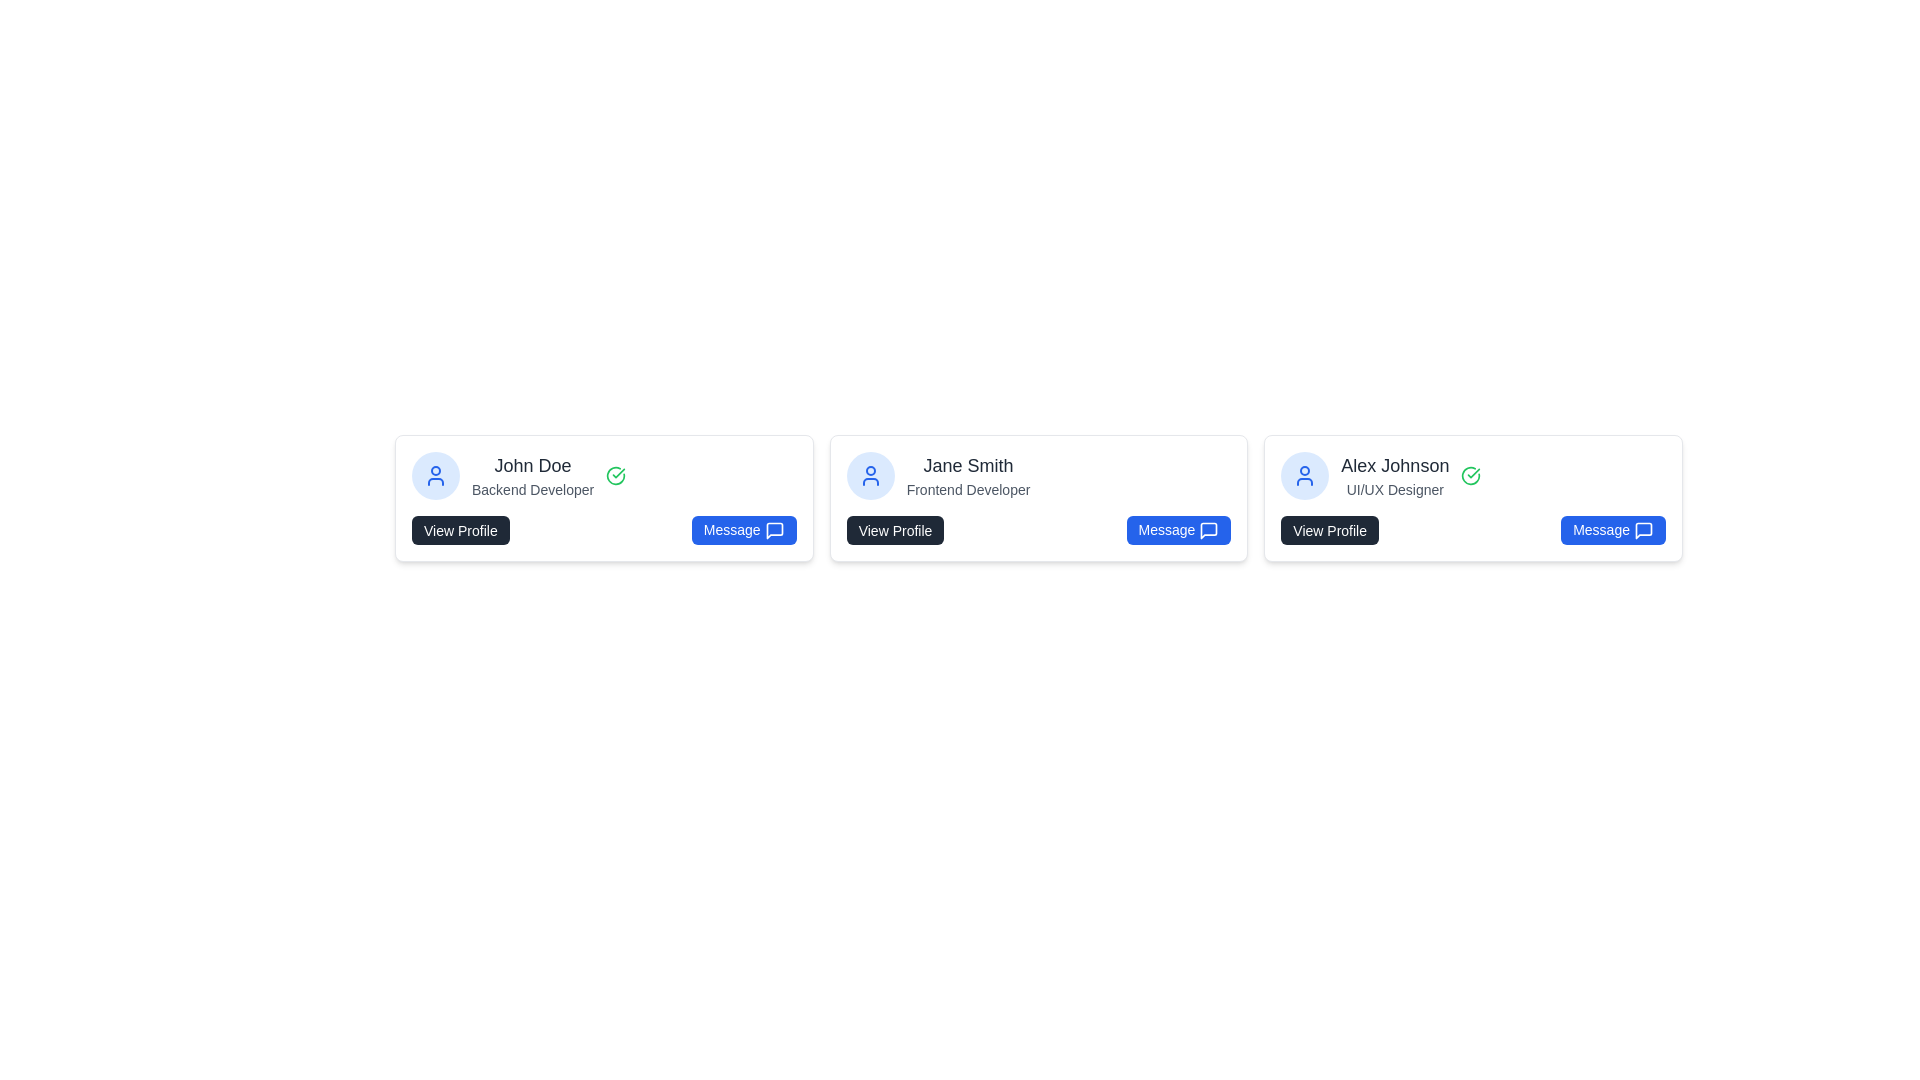 This screenshot has height=1080, width=1920. I want to click on the decorative SVG icon next to the 'Message' button for 'Alex Johnson', which indicates the button's purpose to send a message, so click(1643, 530).